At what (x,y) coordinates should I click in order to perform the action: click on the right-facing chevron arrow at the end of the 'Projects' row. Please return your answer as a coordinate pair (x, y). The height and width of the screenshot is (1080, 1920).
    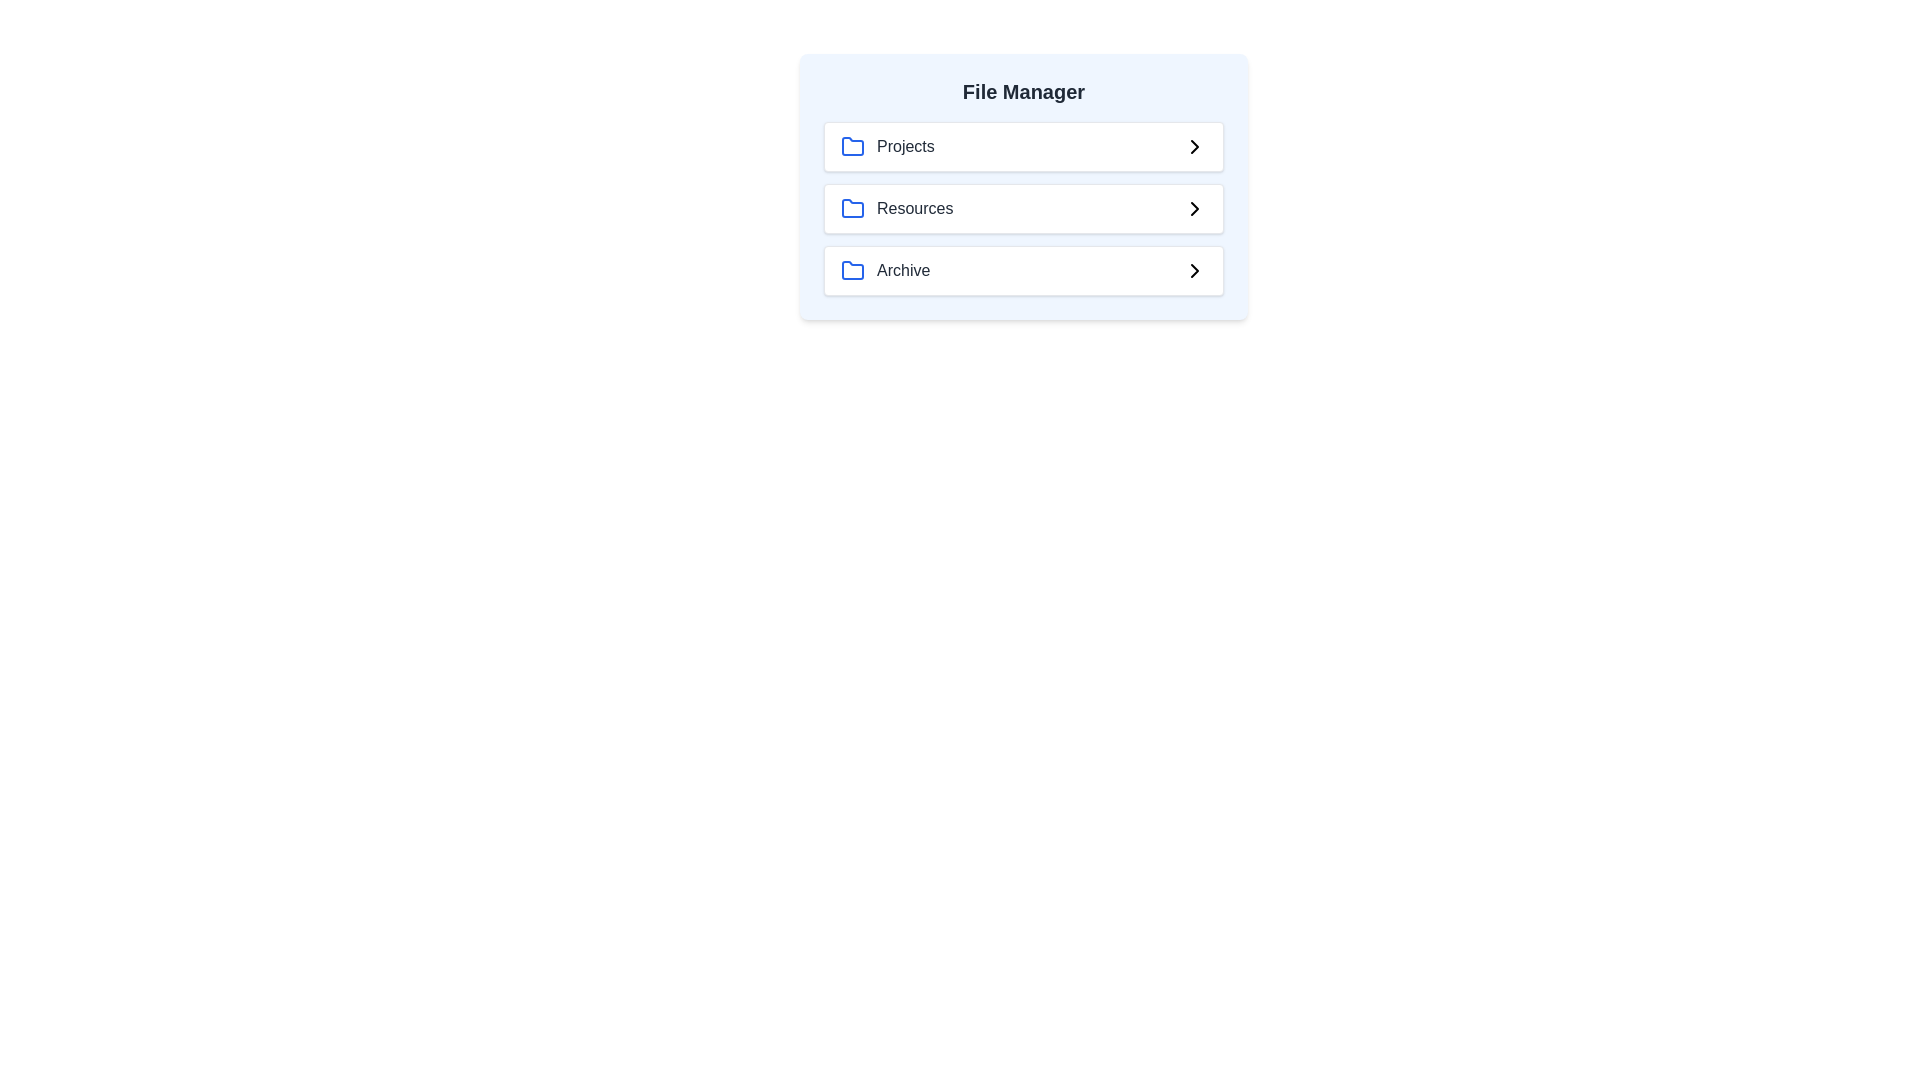
    Looking at the image, I should click on (1195, 145).